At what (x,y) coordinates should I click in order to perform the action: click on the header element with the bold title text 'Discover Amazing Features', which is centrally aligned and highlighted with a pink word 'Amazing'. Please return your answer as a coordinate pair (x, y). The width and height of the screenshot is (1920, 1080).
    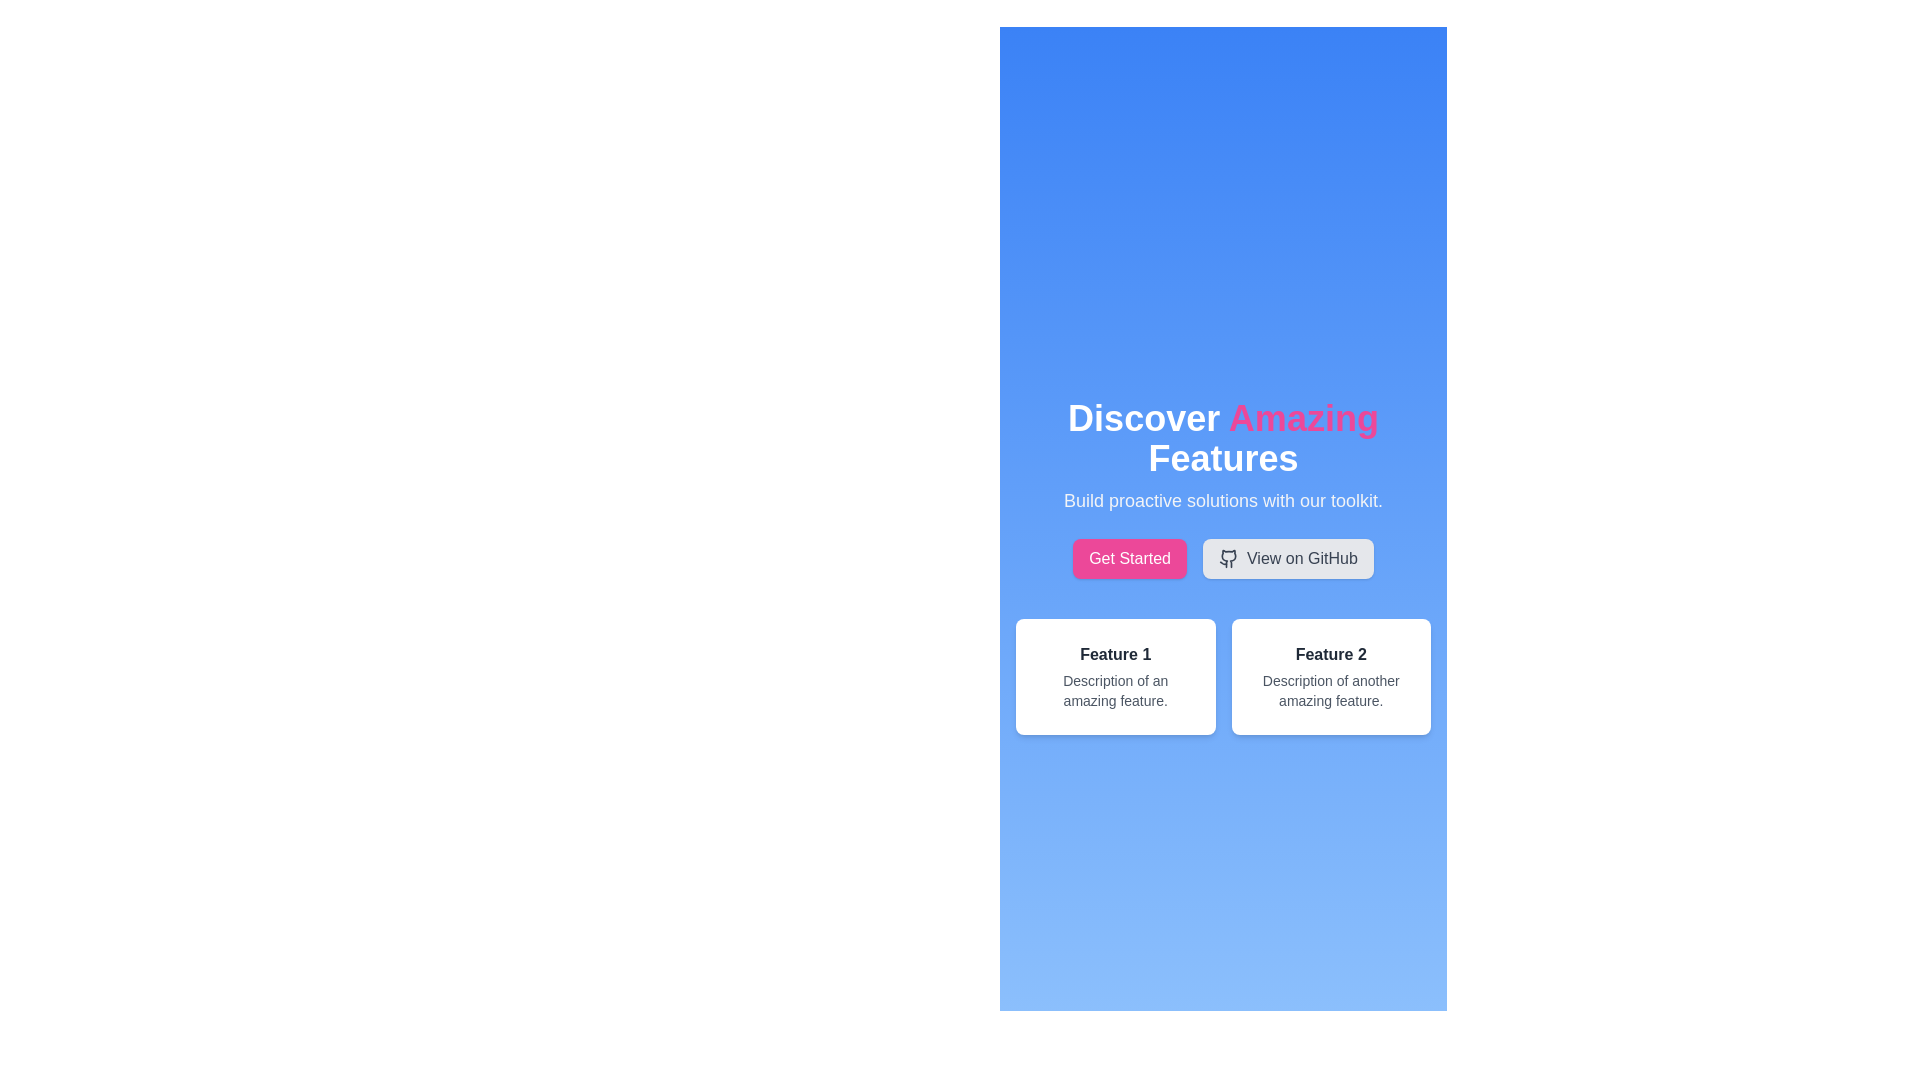
    Looking at the image, I should click on (1222, 438).